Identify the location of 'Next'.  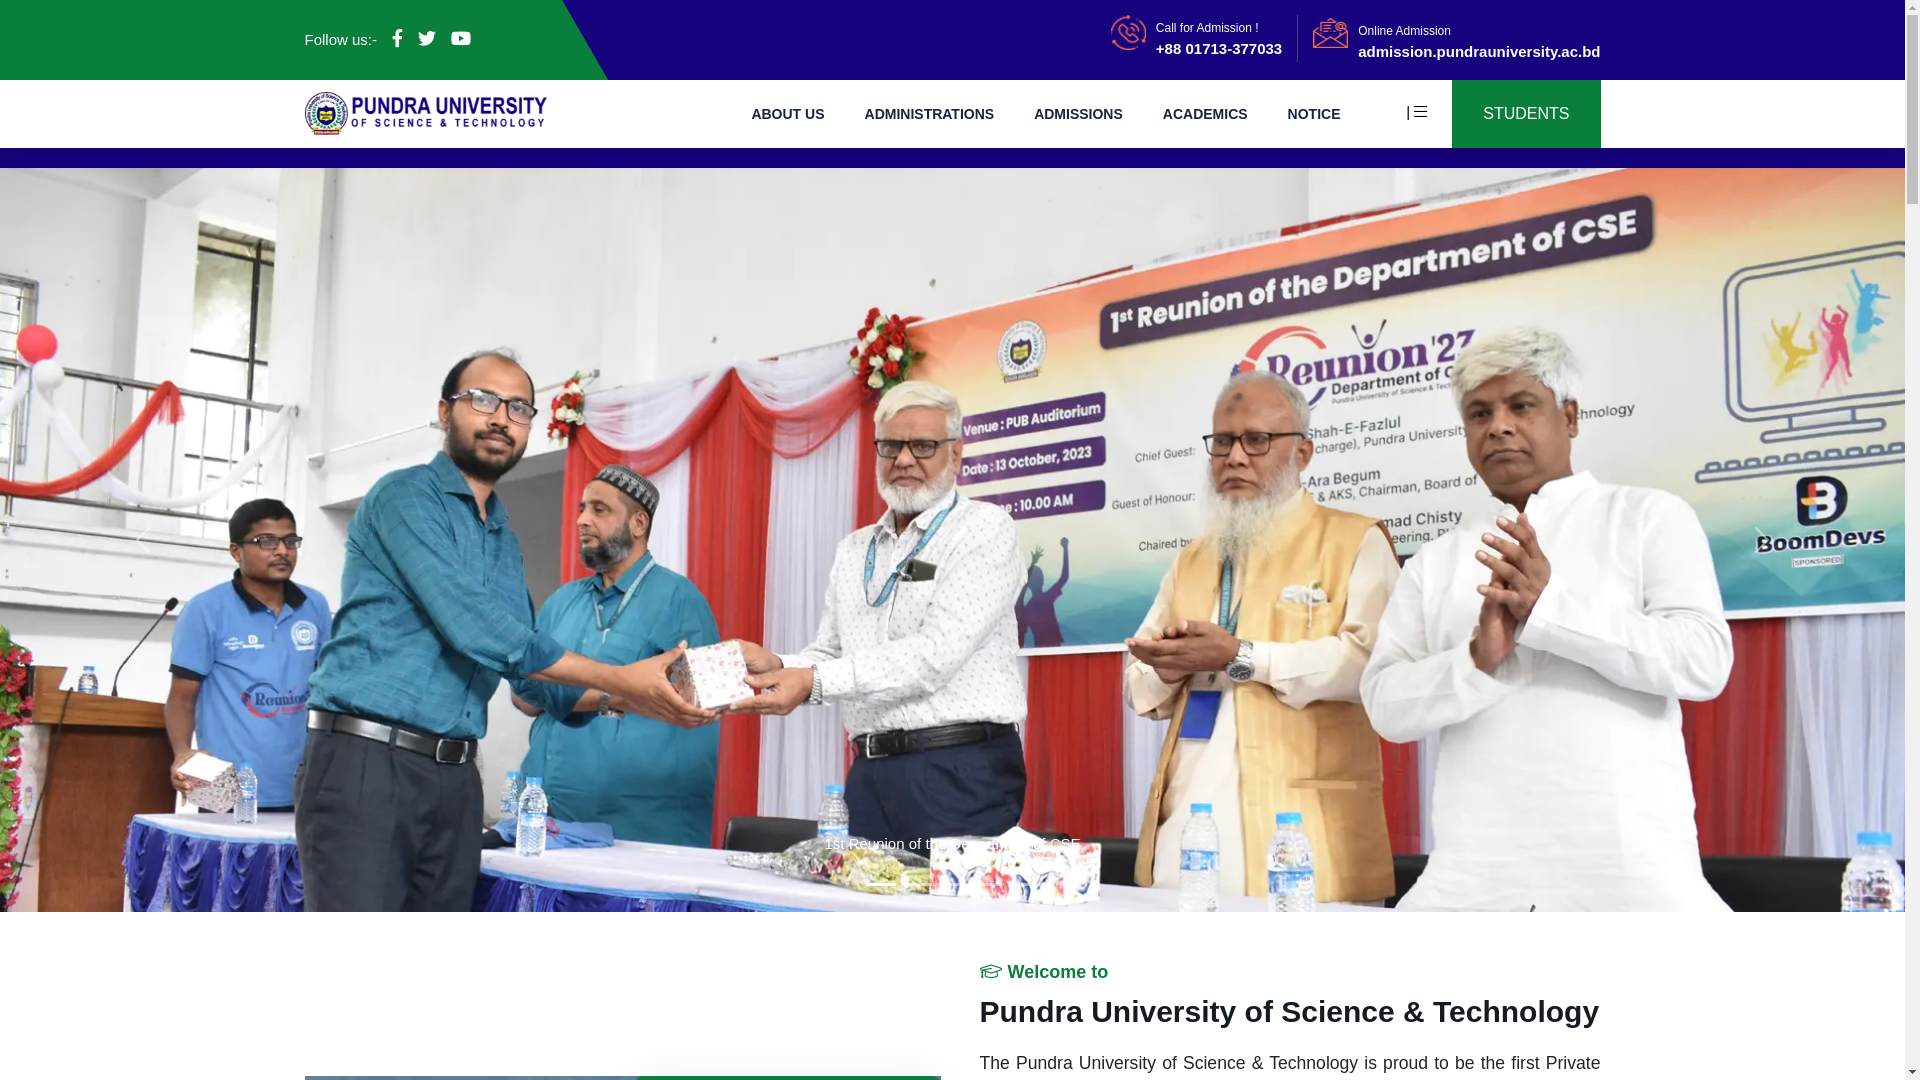
(1761, 540).